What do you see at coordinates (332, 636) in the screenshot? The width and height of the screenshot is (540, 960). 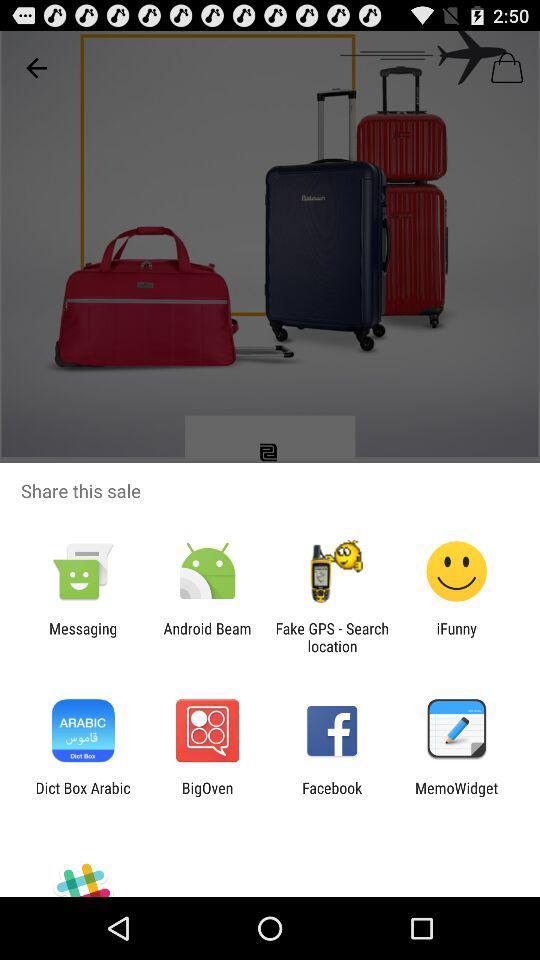 I see `icon to the left of ifunny app` at bounding box center [332, 636].